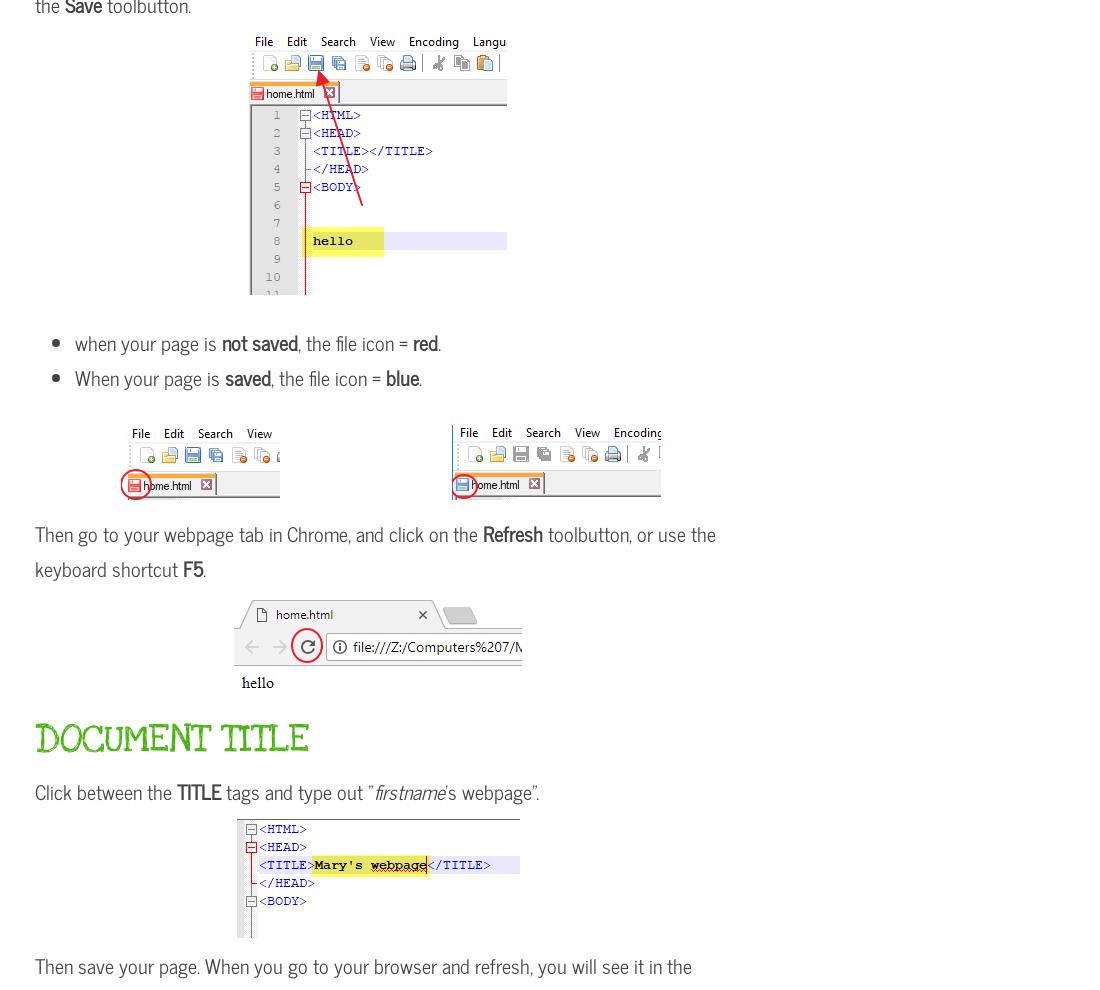 The width and height of the screenshot is (1100, 990). I want to click on 'when your page is', so click(75, 341).